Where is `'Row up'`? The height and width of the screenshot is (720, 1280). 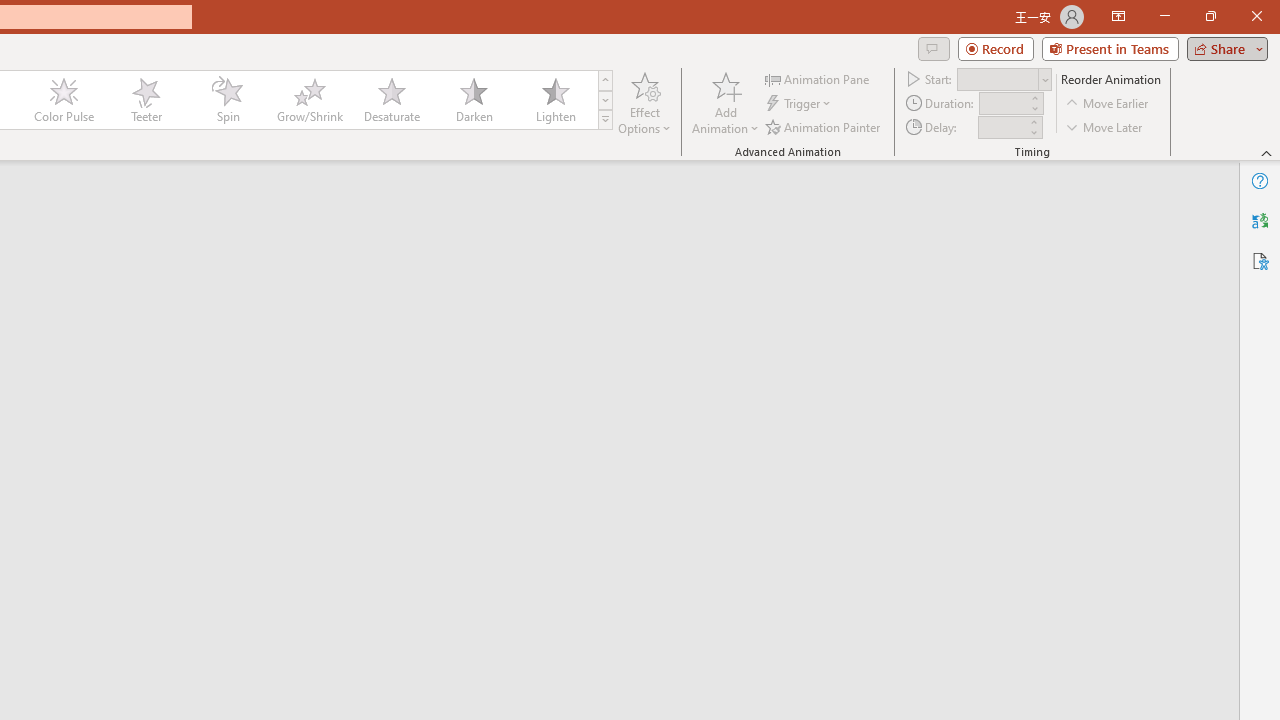 'Row up' is located at coordinates (604, 79).